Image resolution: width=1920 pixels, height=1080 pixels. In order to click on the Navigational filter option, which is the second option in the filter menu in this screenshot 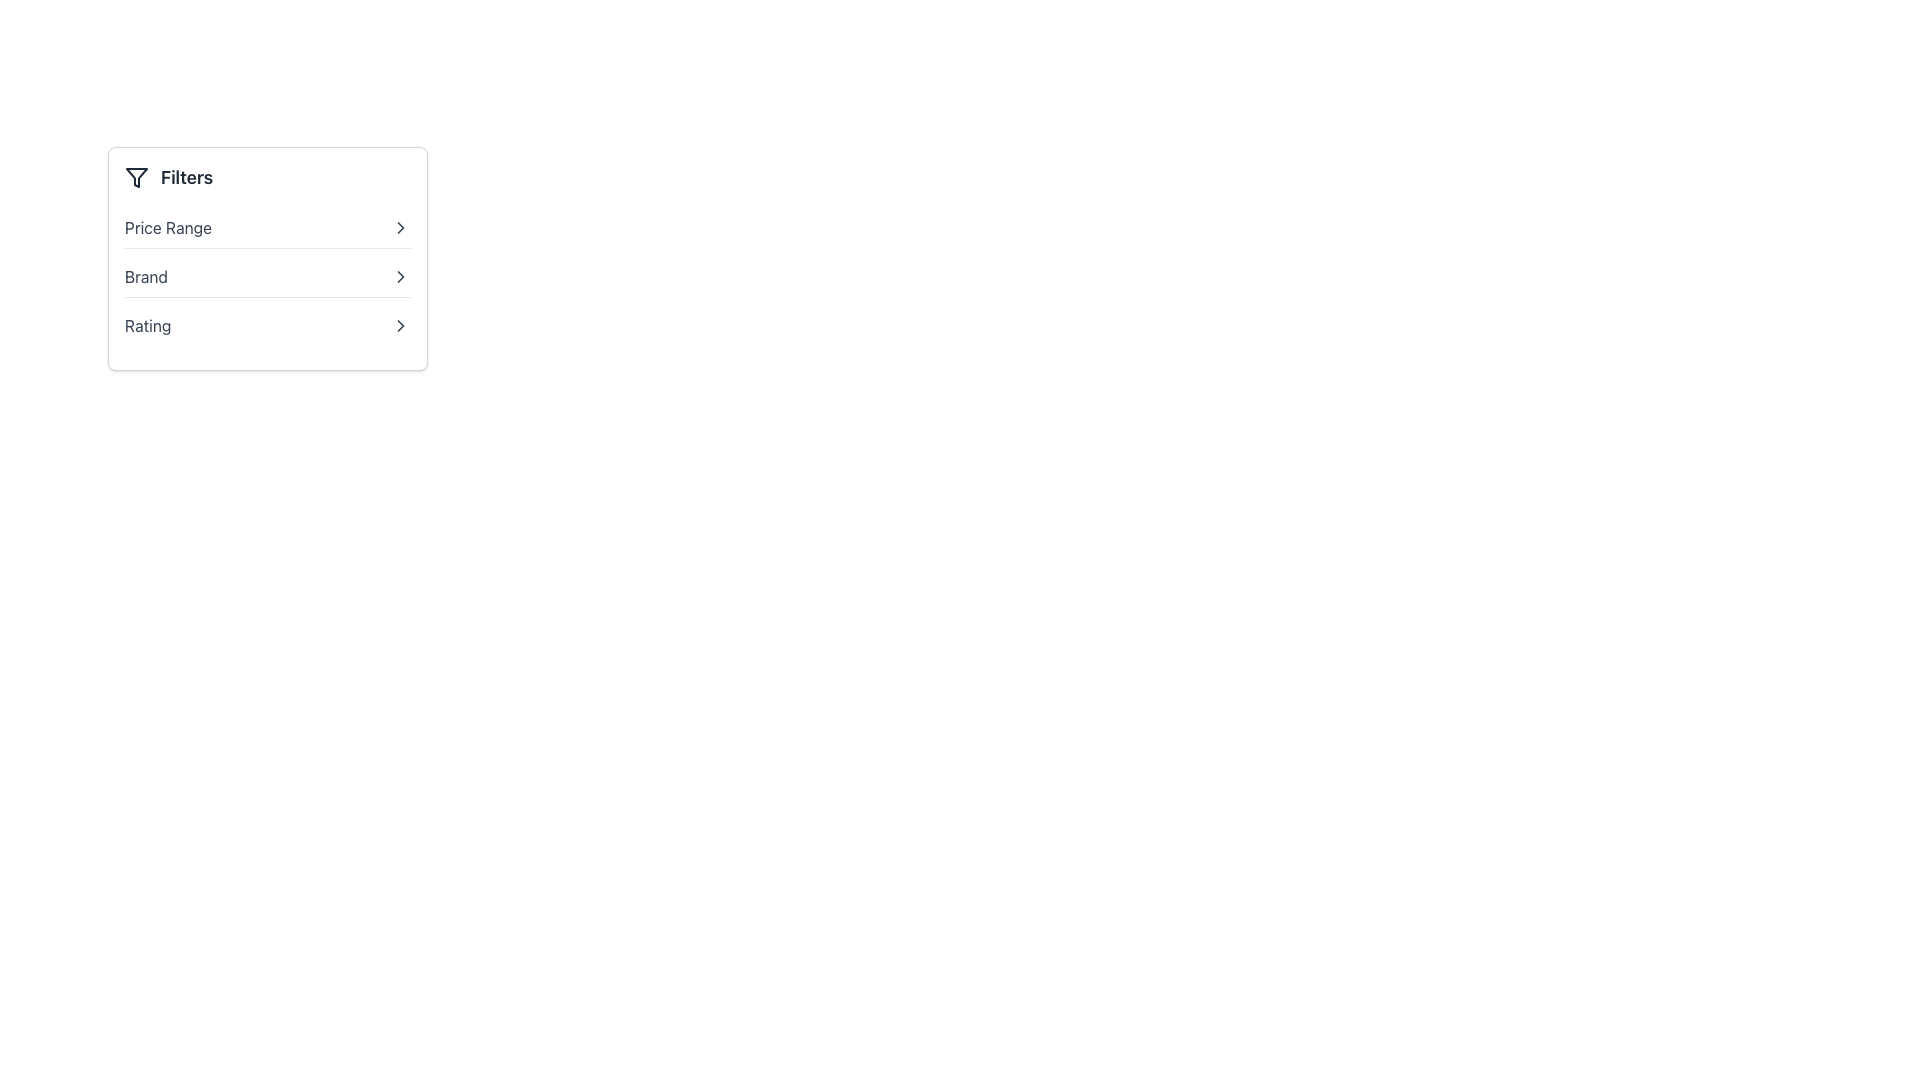, I will do `click(267, 277)`.